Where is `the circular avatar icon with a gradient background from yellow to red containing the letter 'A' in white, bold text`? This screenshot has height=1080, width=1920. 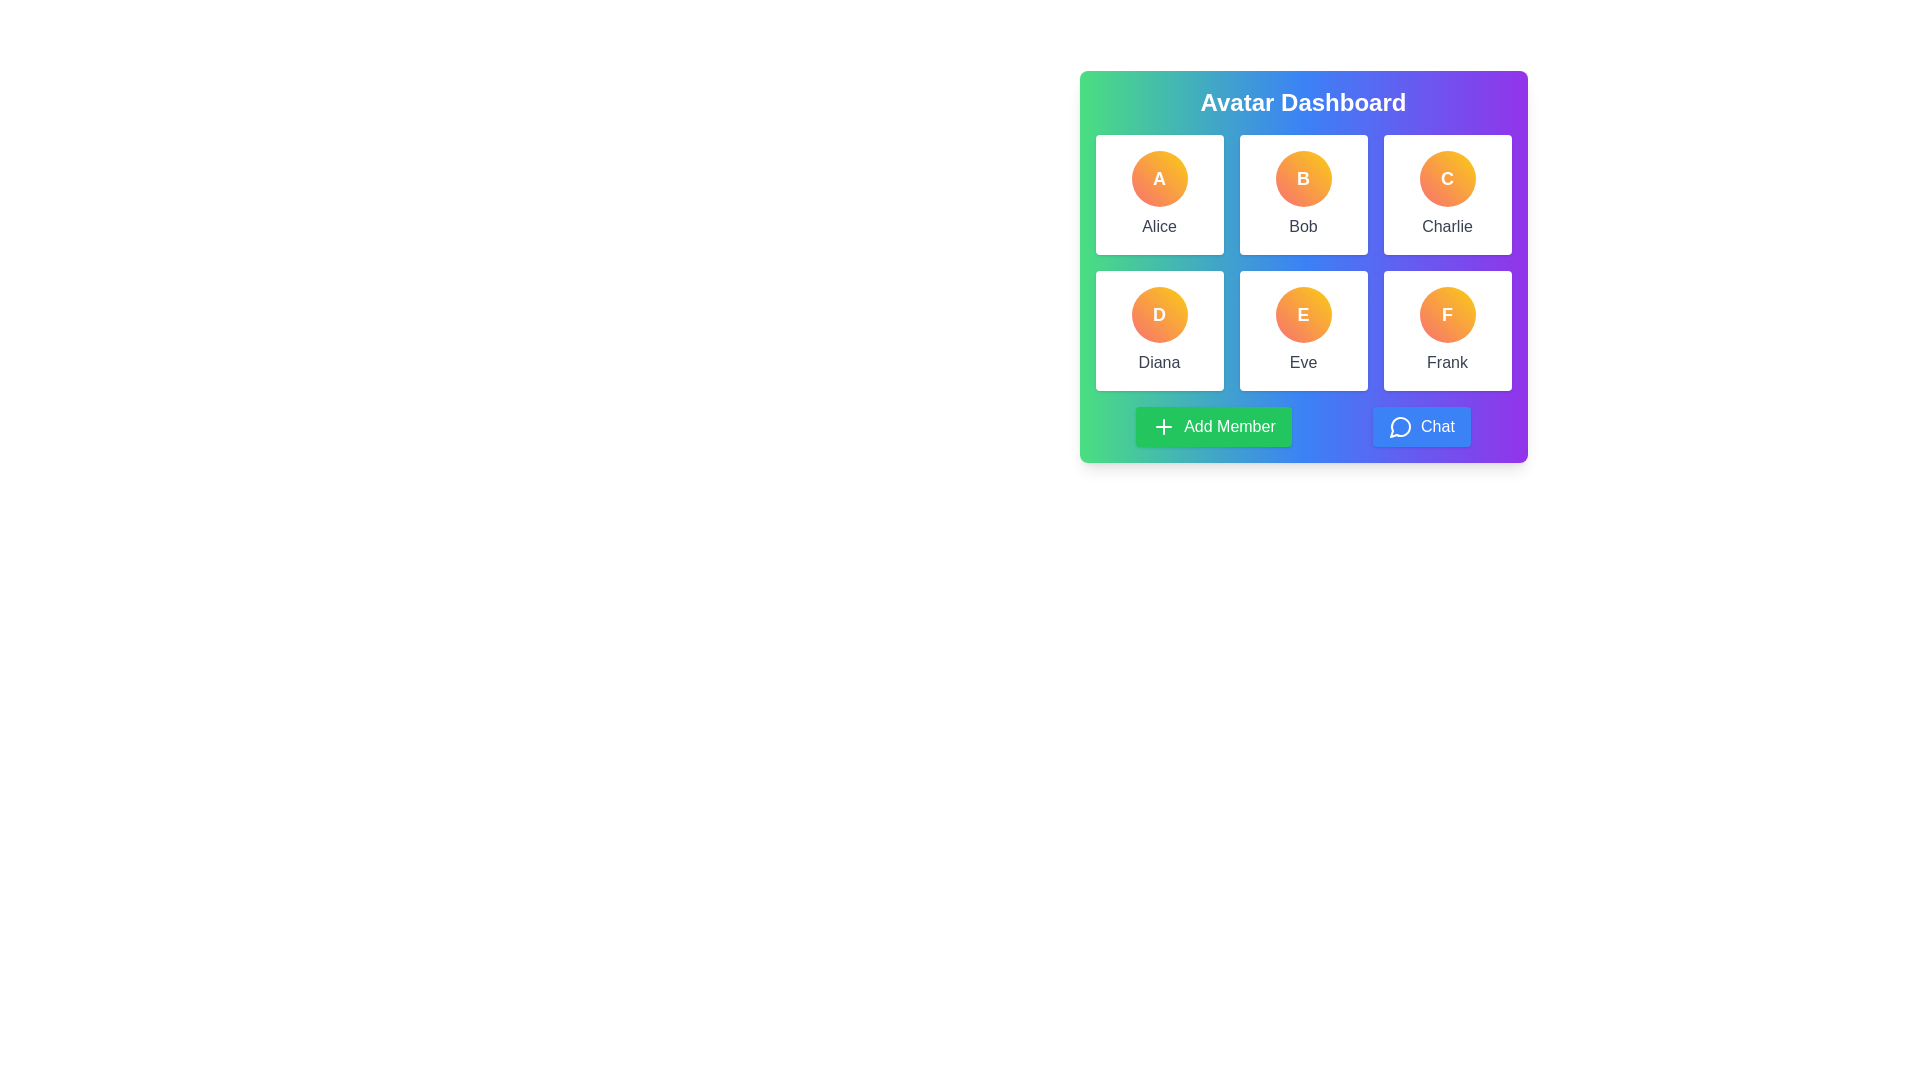
the circular avatar icon with a gradient background from yellow to red containing the letter 'A' in white, bold text is located at coordinates (1159, 177).